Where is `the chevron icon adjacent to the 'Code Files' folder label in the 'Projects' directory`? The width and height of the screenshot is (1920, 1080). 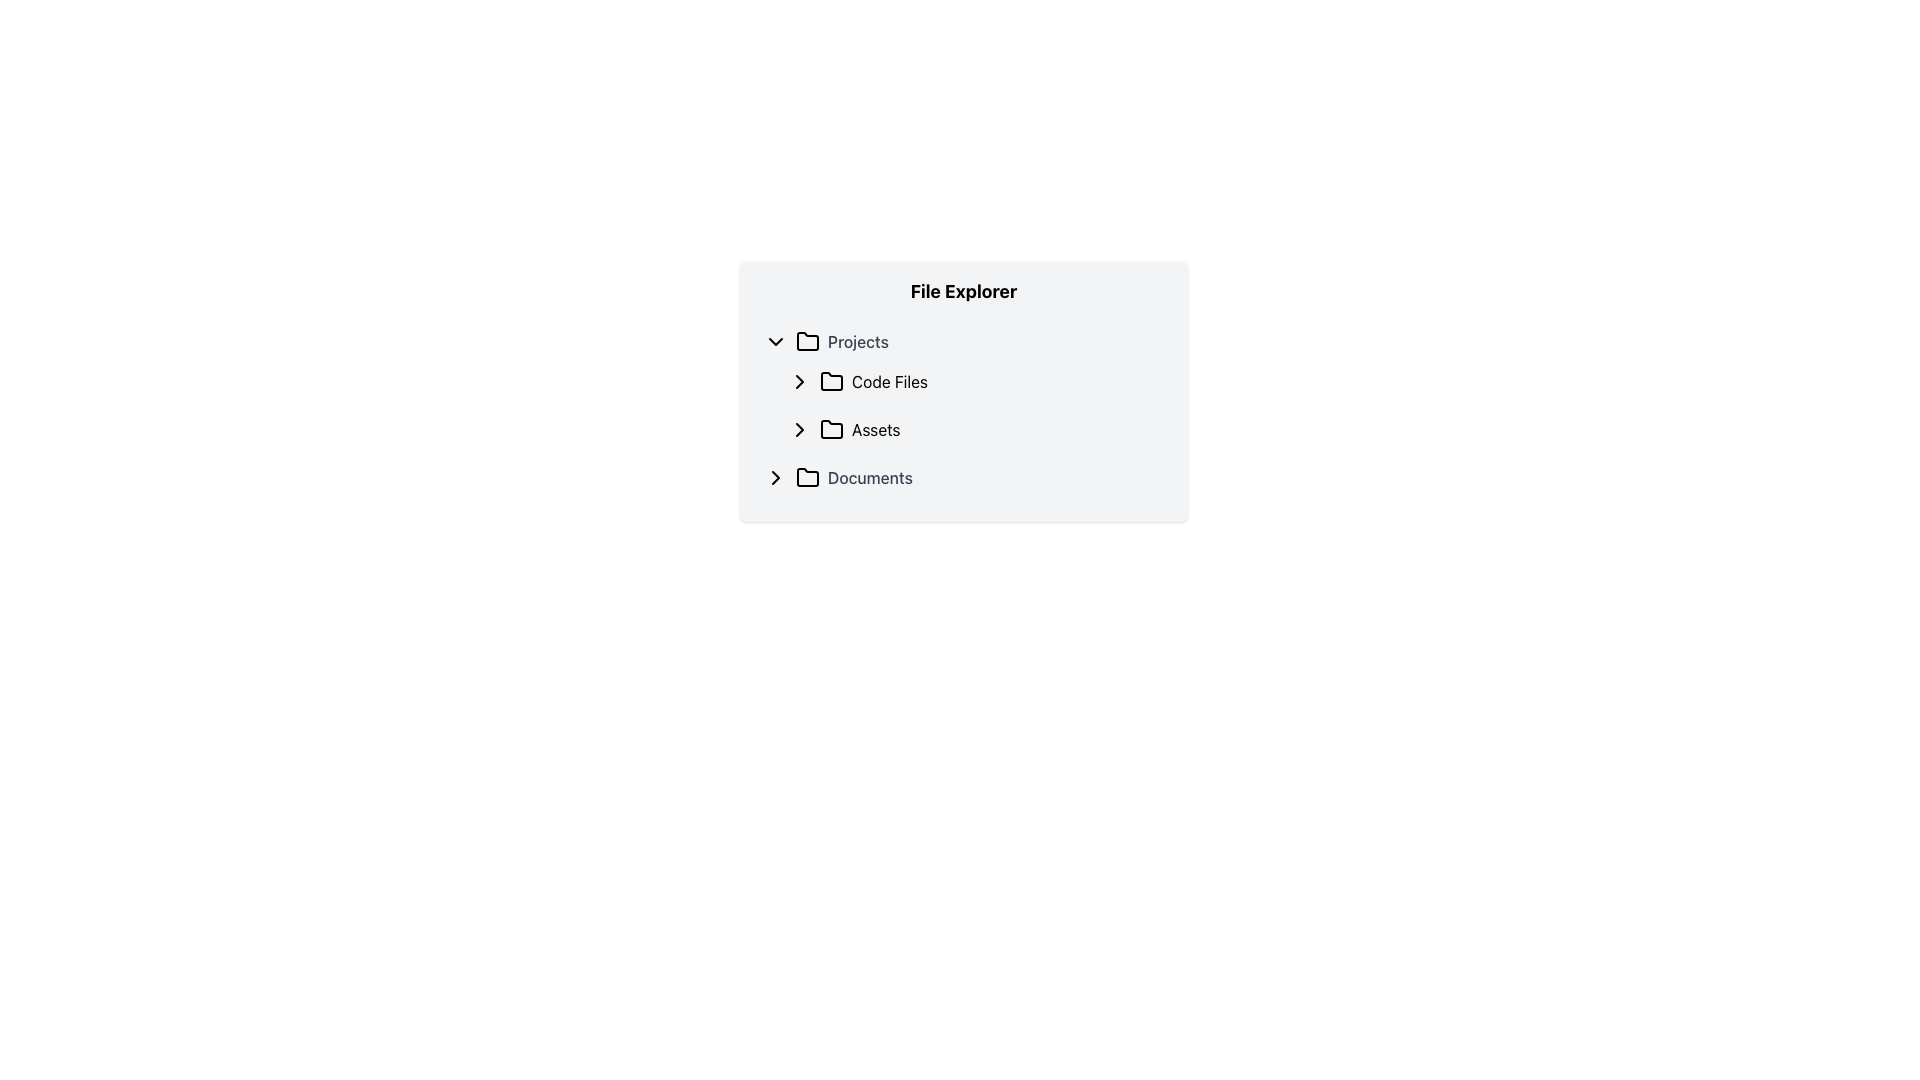 the chevron icon adjacent to the 'Code Files' folder label in the 'Projects' directory is located at coordinates (800, 381).